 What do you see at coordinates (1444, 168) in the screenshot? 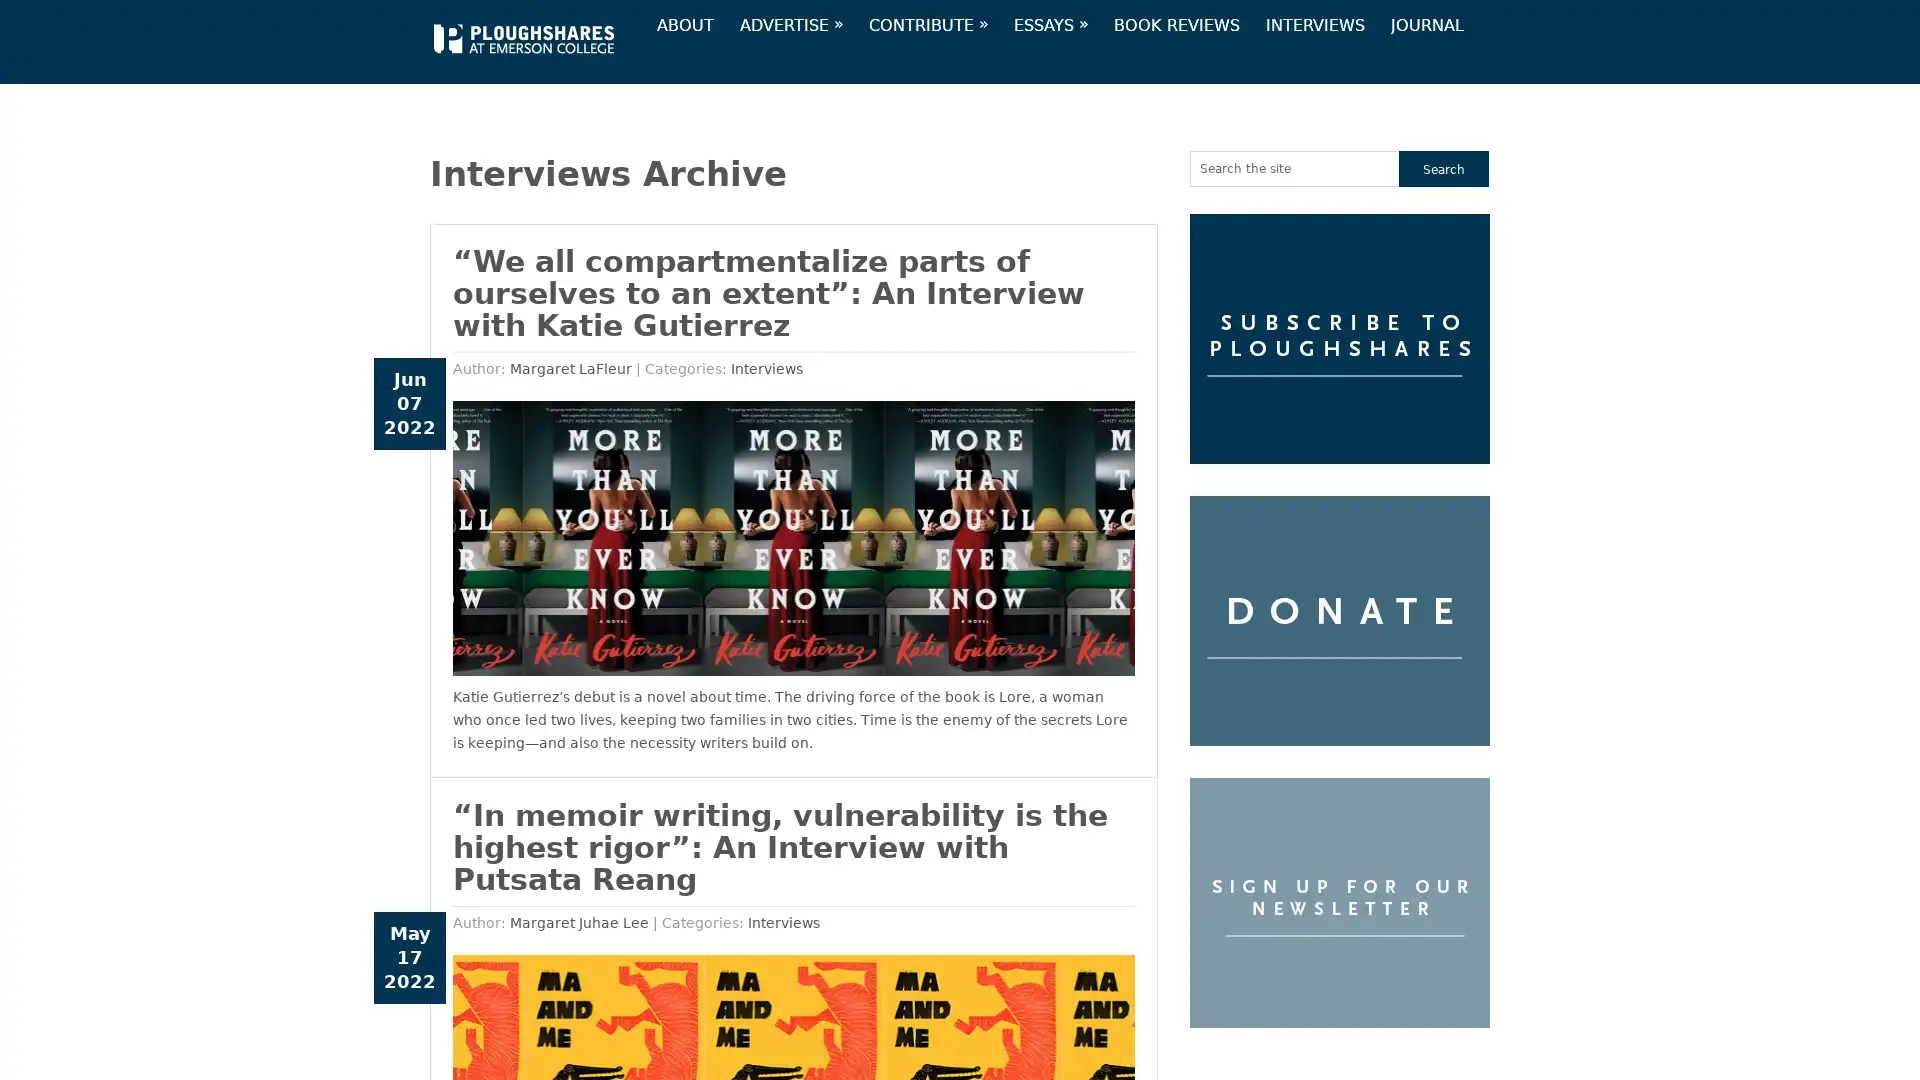
I see `Search` at bounding box center [1444, 168].